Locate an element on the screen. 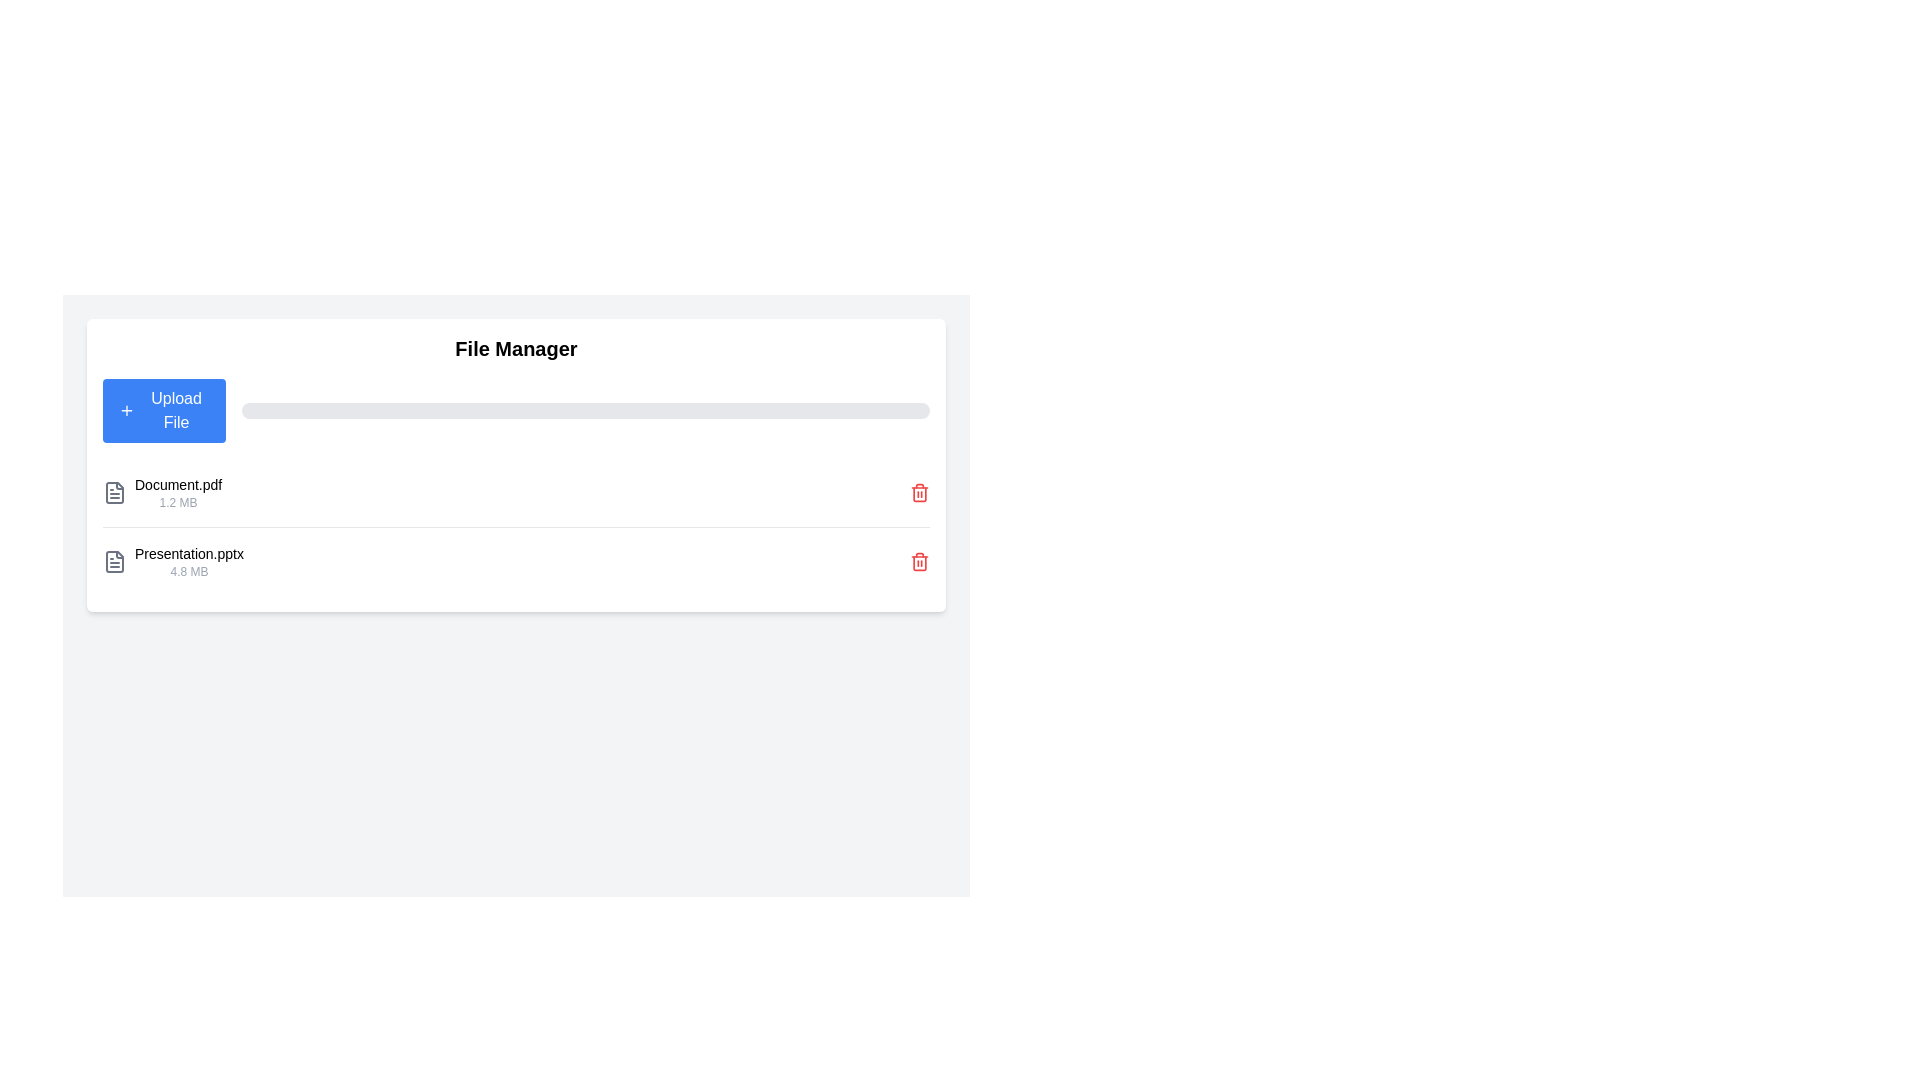  the file display component labeled 'Document.pdf' is located at coordinates (162, 493).